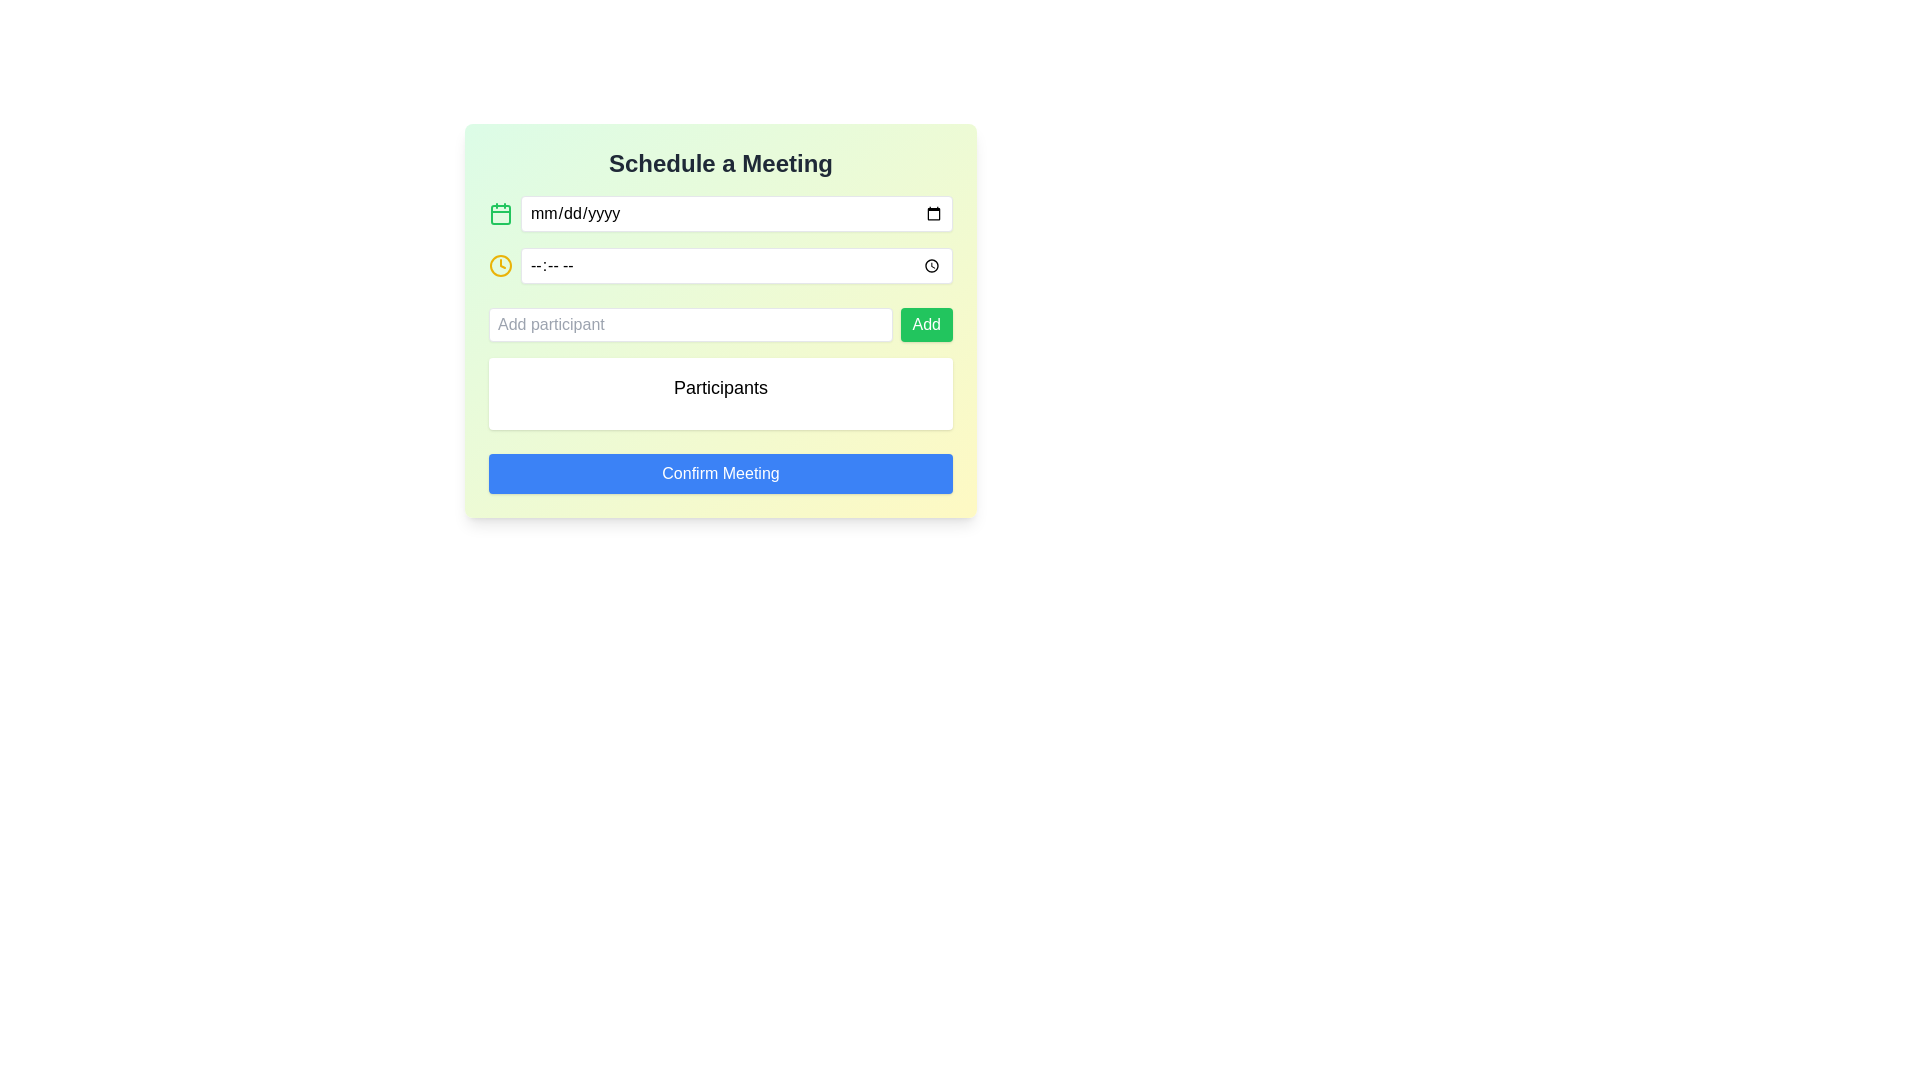 The height and width of the screenshot is (1080, 1920). What do you see at coordinates (720, 393) in the screenshot?
I see `the static text header or label indicating the participants section of the 'Schedule a Meeting' form, located between the 'Add participant' button and the 'Confirm Meeting' button` at bounding box center [720, 393].